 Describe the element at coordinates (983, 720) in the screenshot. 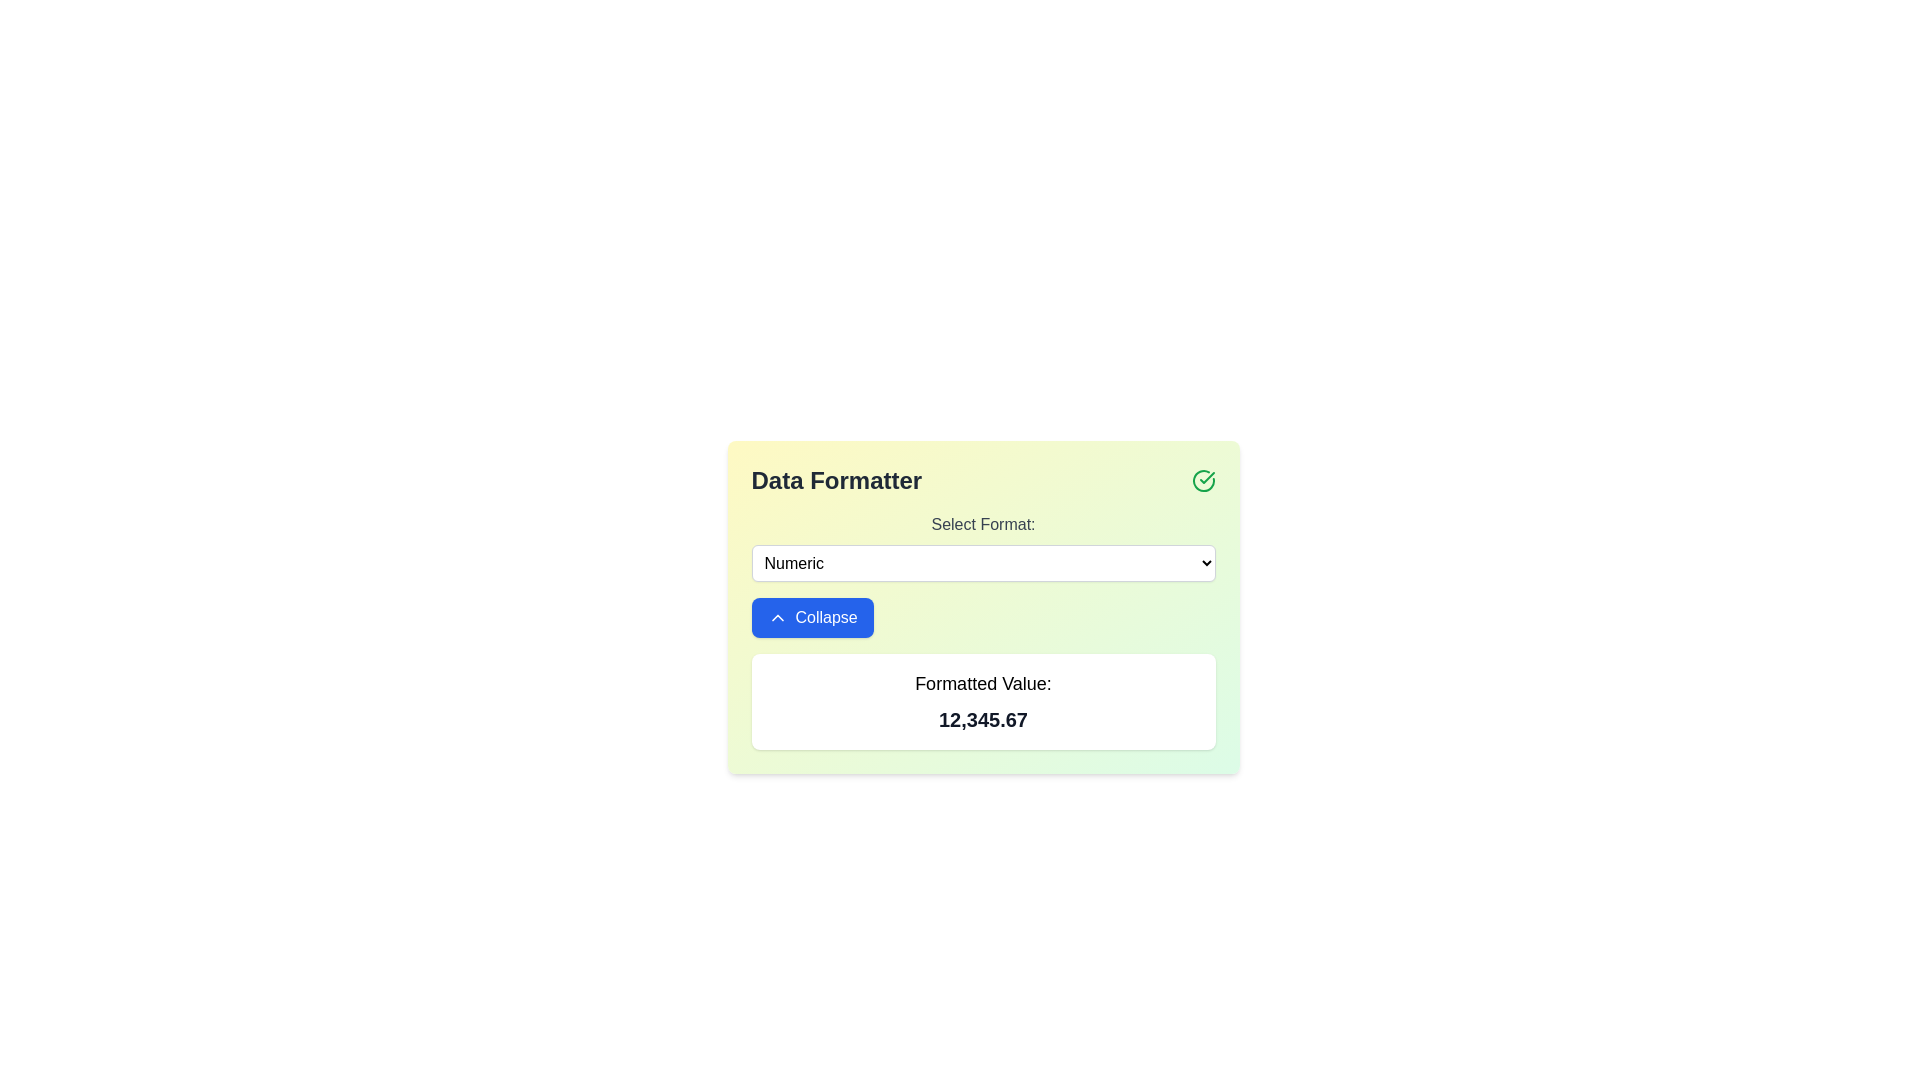

I see `the Text Display element that shows the formatted value '12,345.67', which is located directly below the 'Formatted Value:' label in the 'Data Formatter' section` at that location.